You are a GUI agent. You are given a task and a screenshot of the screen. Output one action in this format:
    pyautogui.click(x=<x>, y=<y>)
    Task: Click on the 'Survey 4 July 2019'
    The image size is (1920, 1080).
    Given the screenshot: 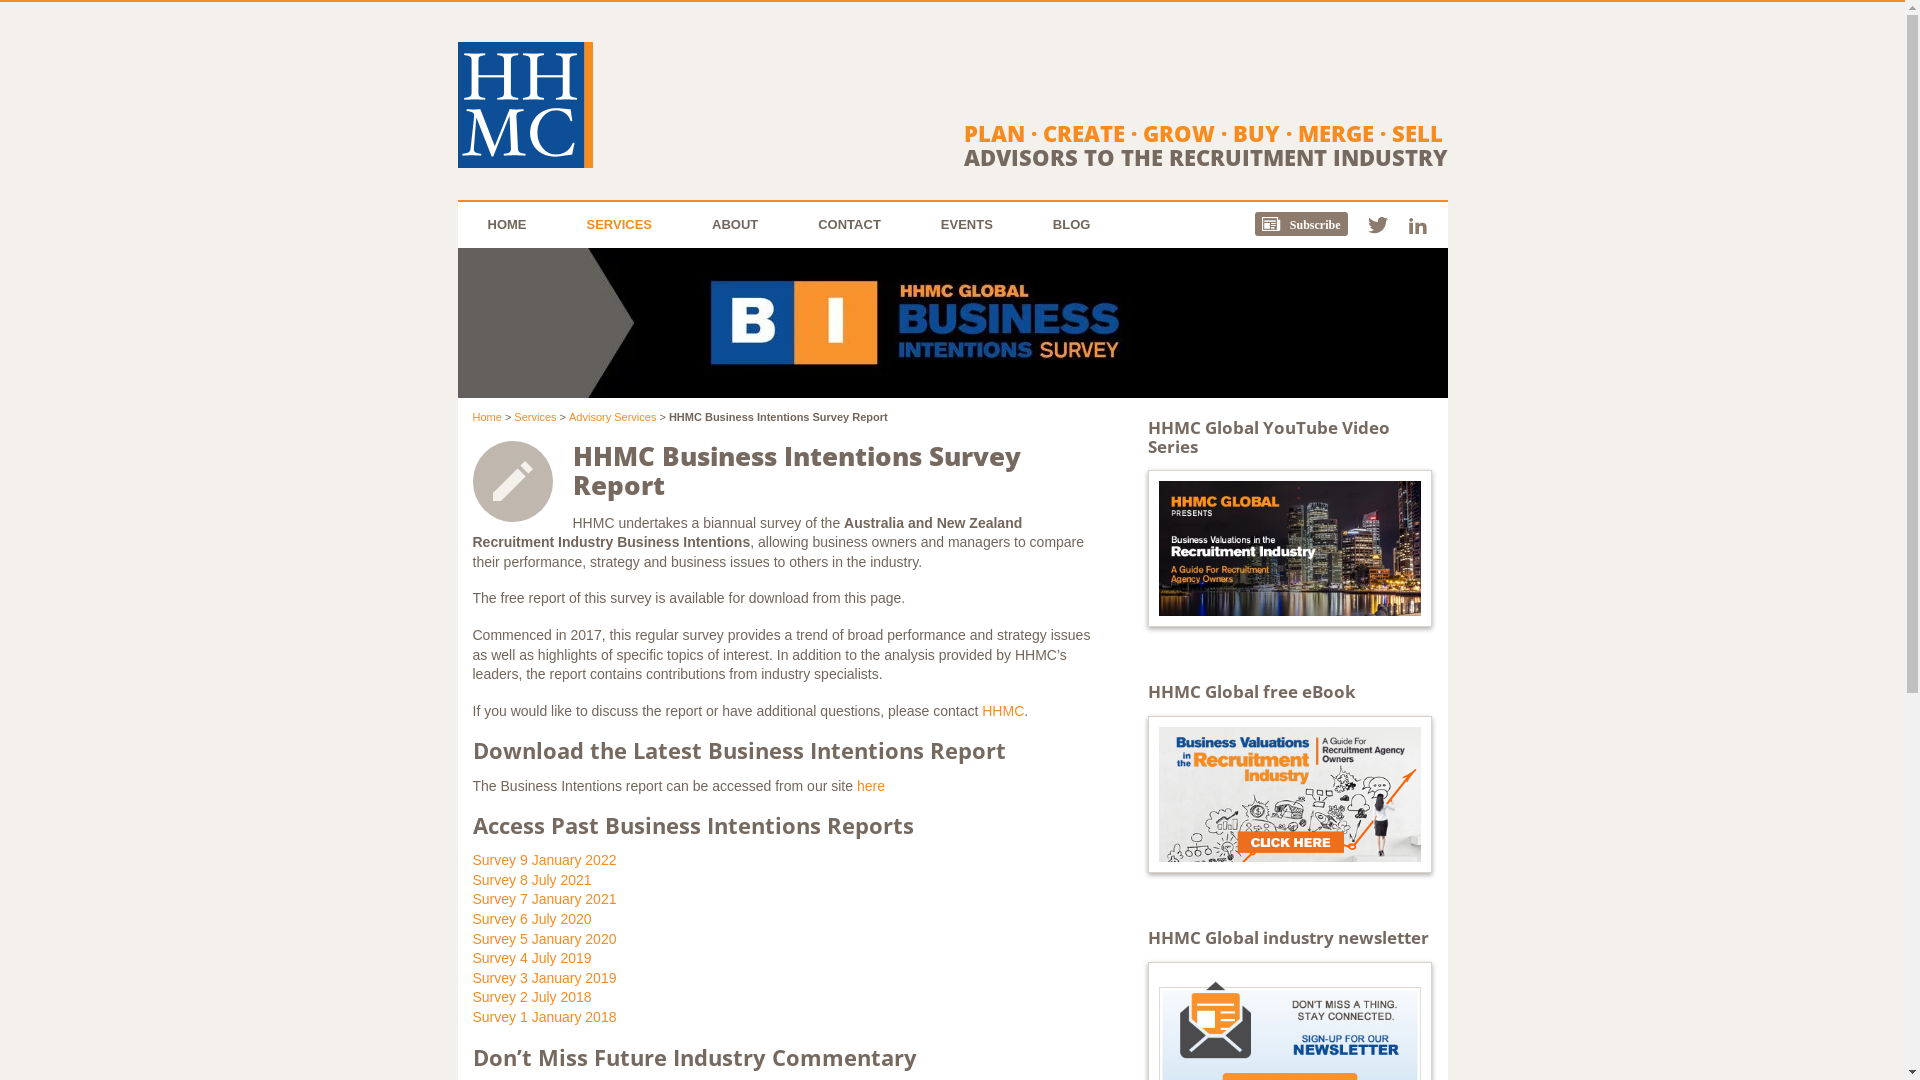 What is the action you would take?
    pyautogui.click(x=531, y=956)
    